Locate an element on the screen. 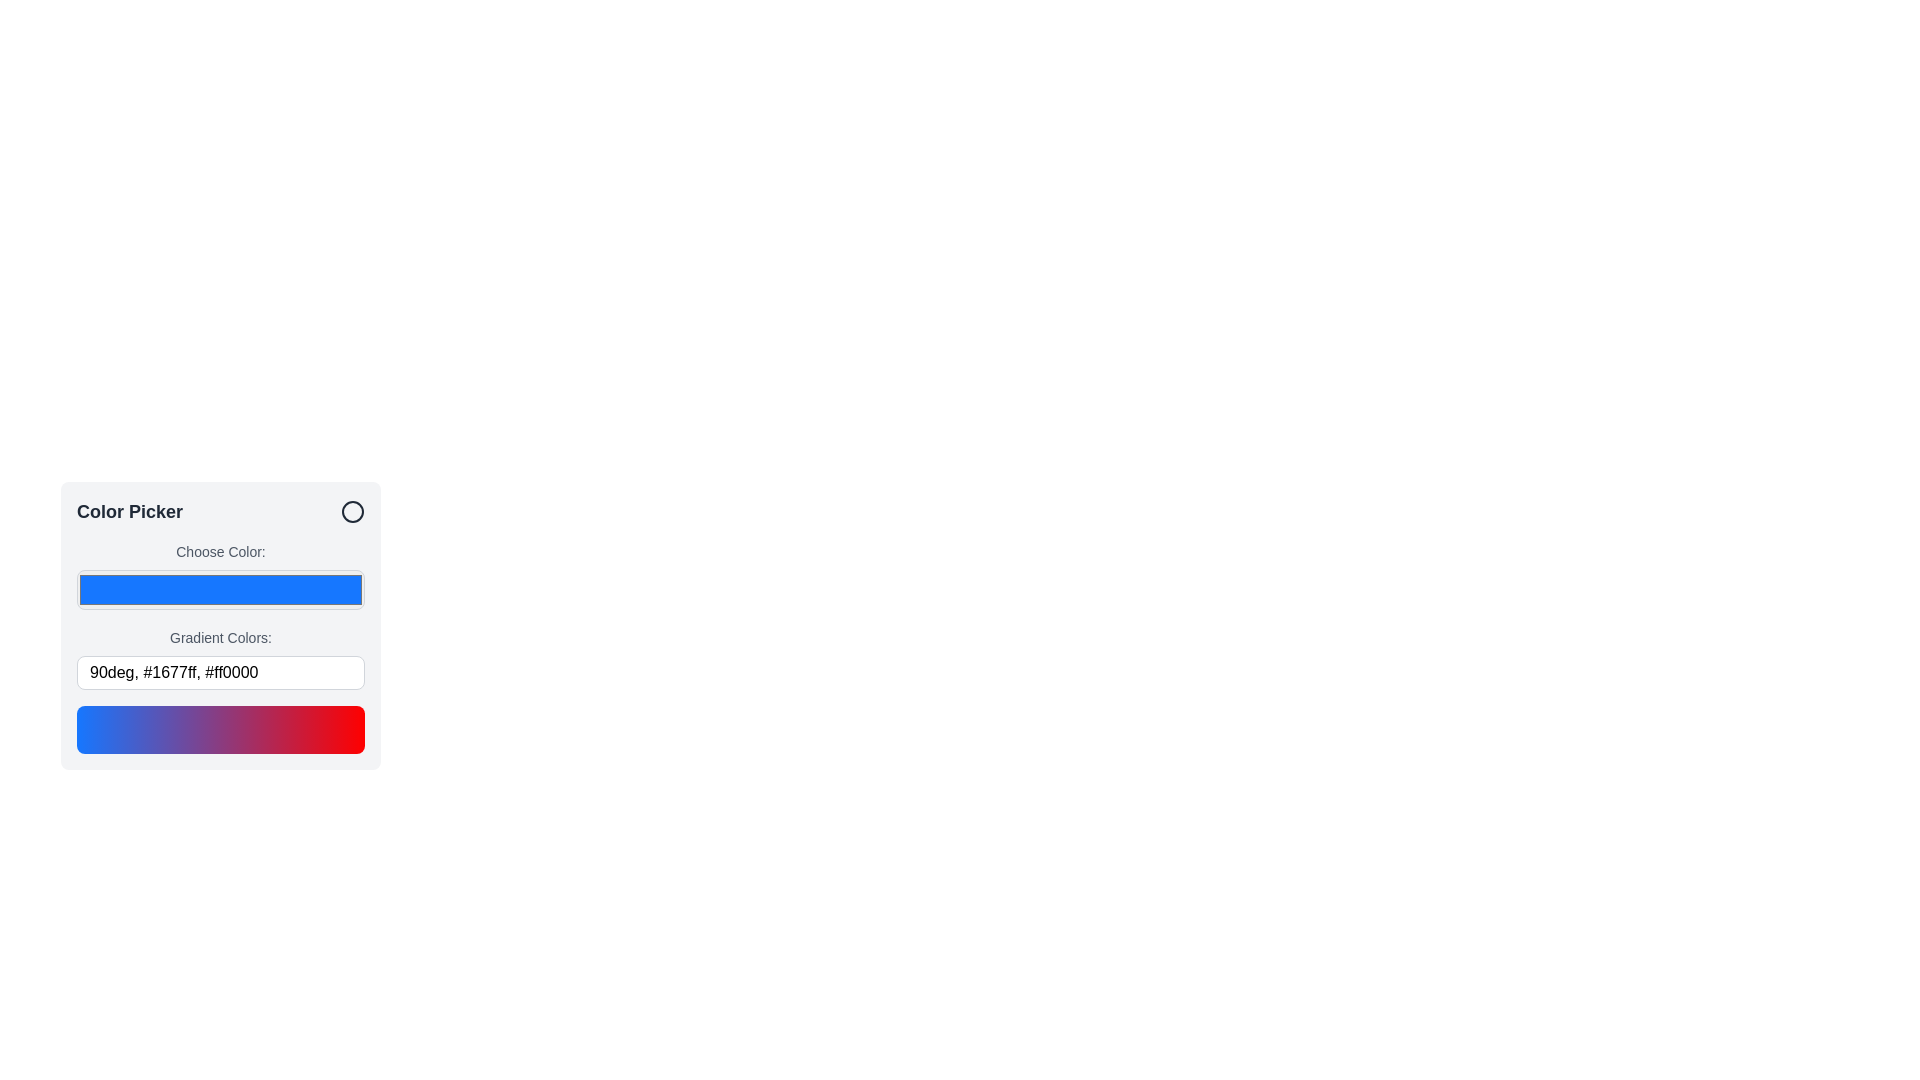  the text input field for gradient color parameters located in the 'Color Picker' module, beneath the label 'Gradient Colors:' to place the cursor inside the input box is located at coordinates (220, 672).